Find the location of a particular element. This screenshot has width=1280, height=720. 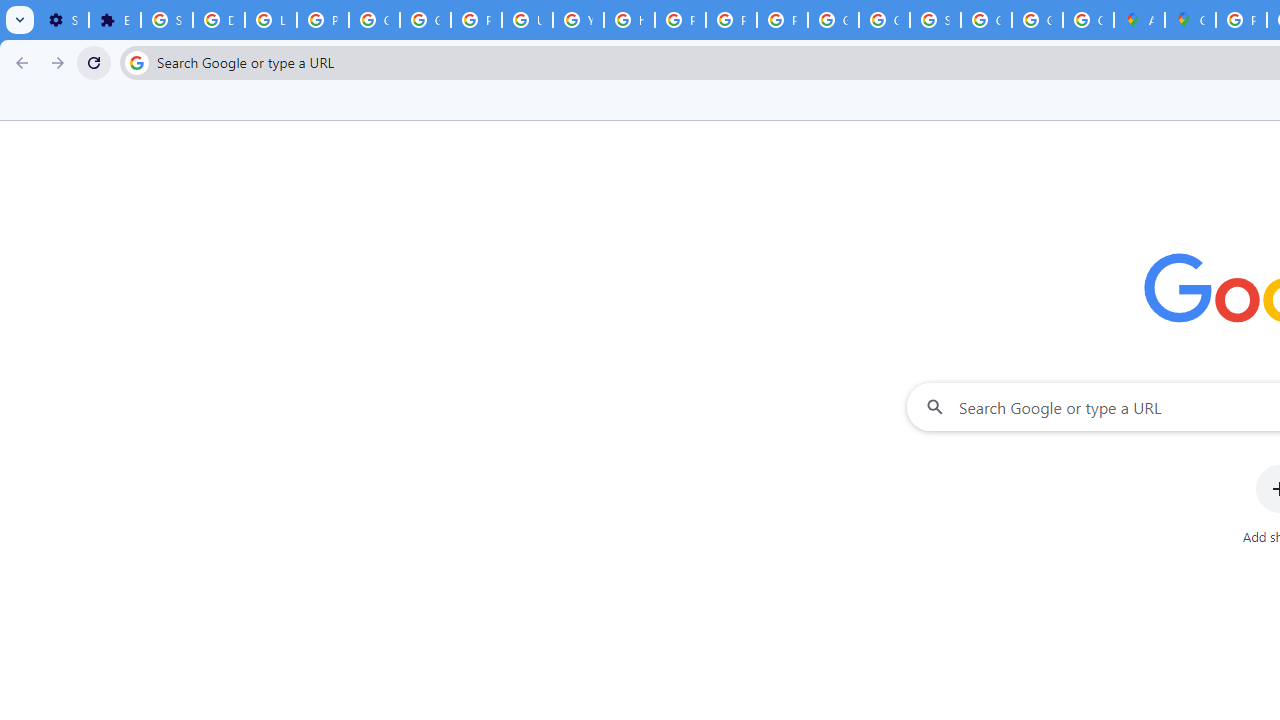

'Create your Google Account' is located at coordinates (1087, 20).